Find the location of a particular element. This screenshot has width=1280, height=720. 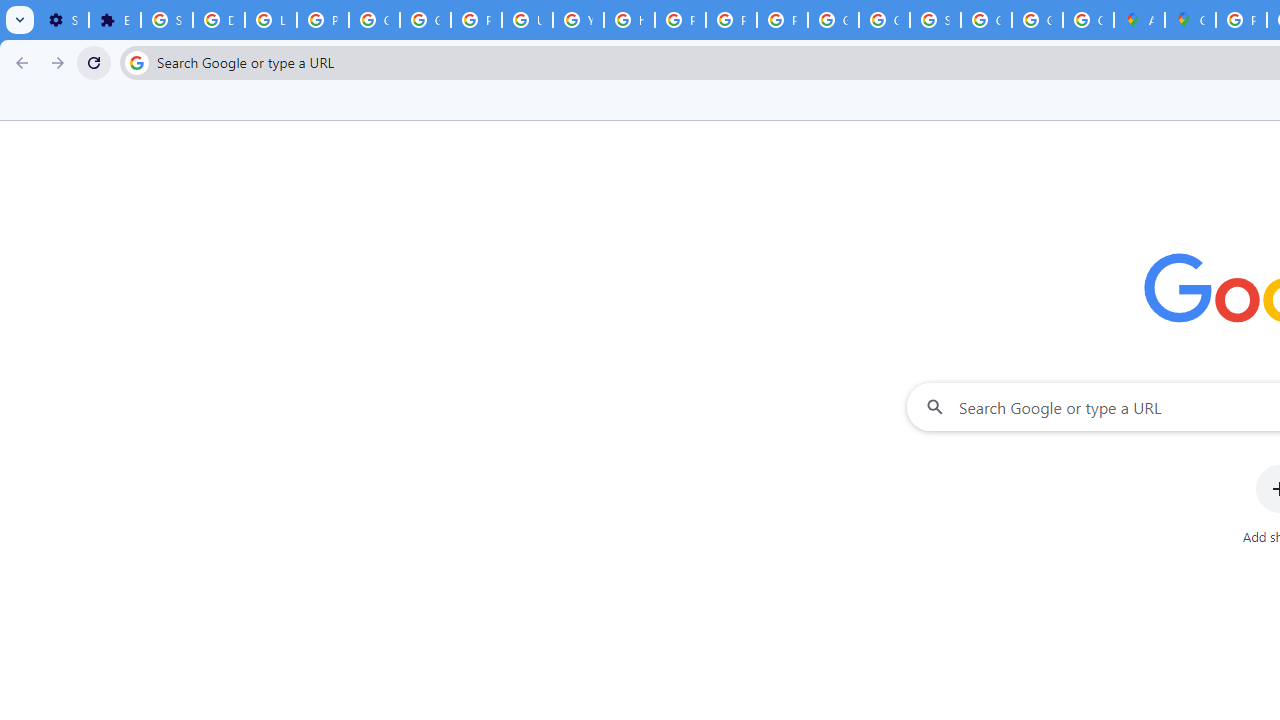

'Create your Google Account' is located at coordinates (1087, 20).